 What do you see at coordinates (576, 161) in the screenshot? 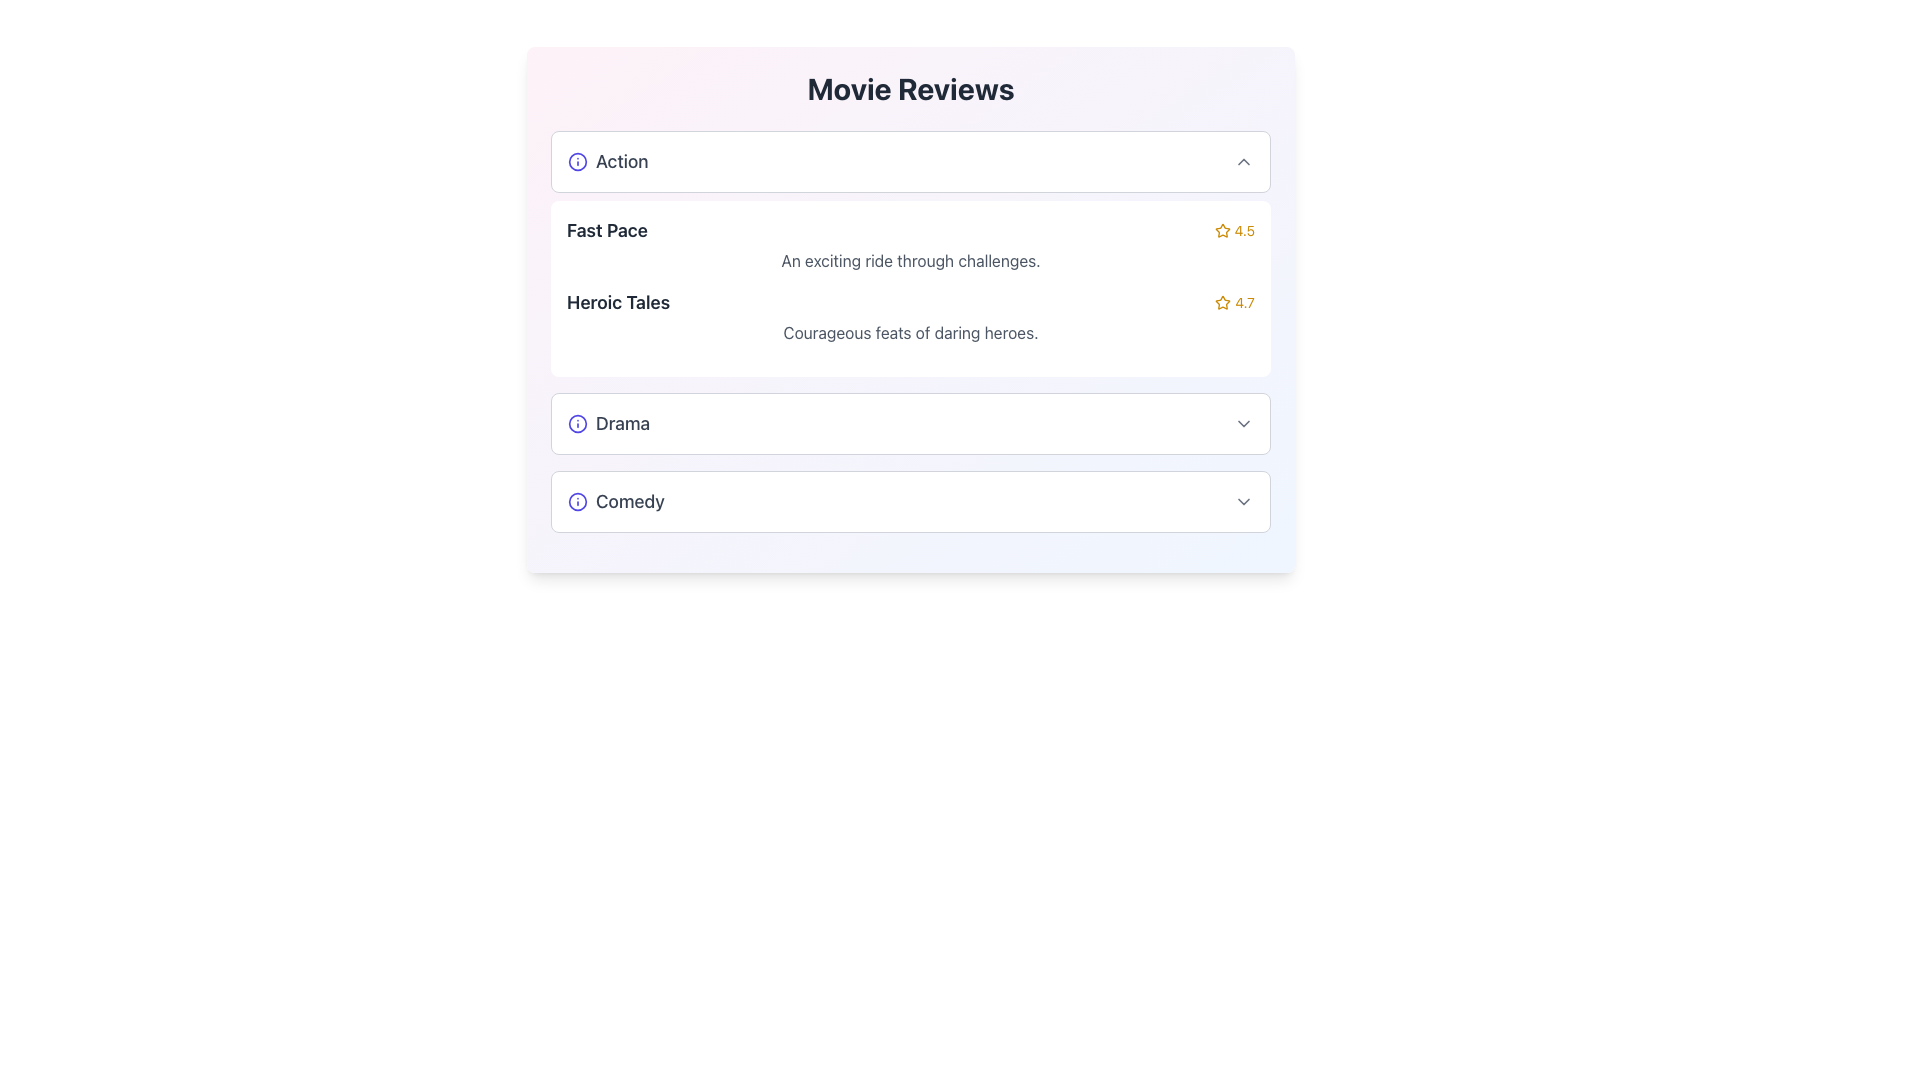
I see `the circular blue icon with an 'i' symbol inside, located to the left of the text 'Action' in the 'Action' category header within the 'Movie Reviews' section` at bounding box center [576, 161].